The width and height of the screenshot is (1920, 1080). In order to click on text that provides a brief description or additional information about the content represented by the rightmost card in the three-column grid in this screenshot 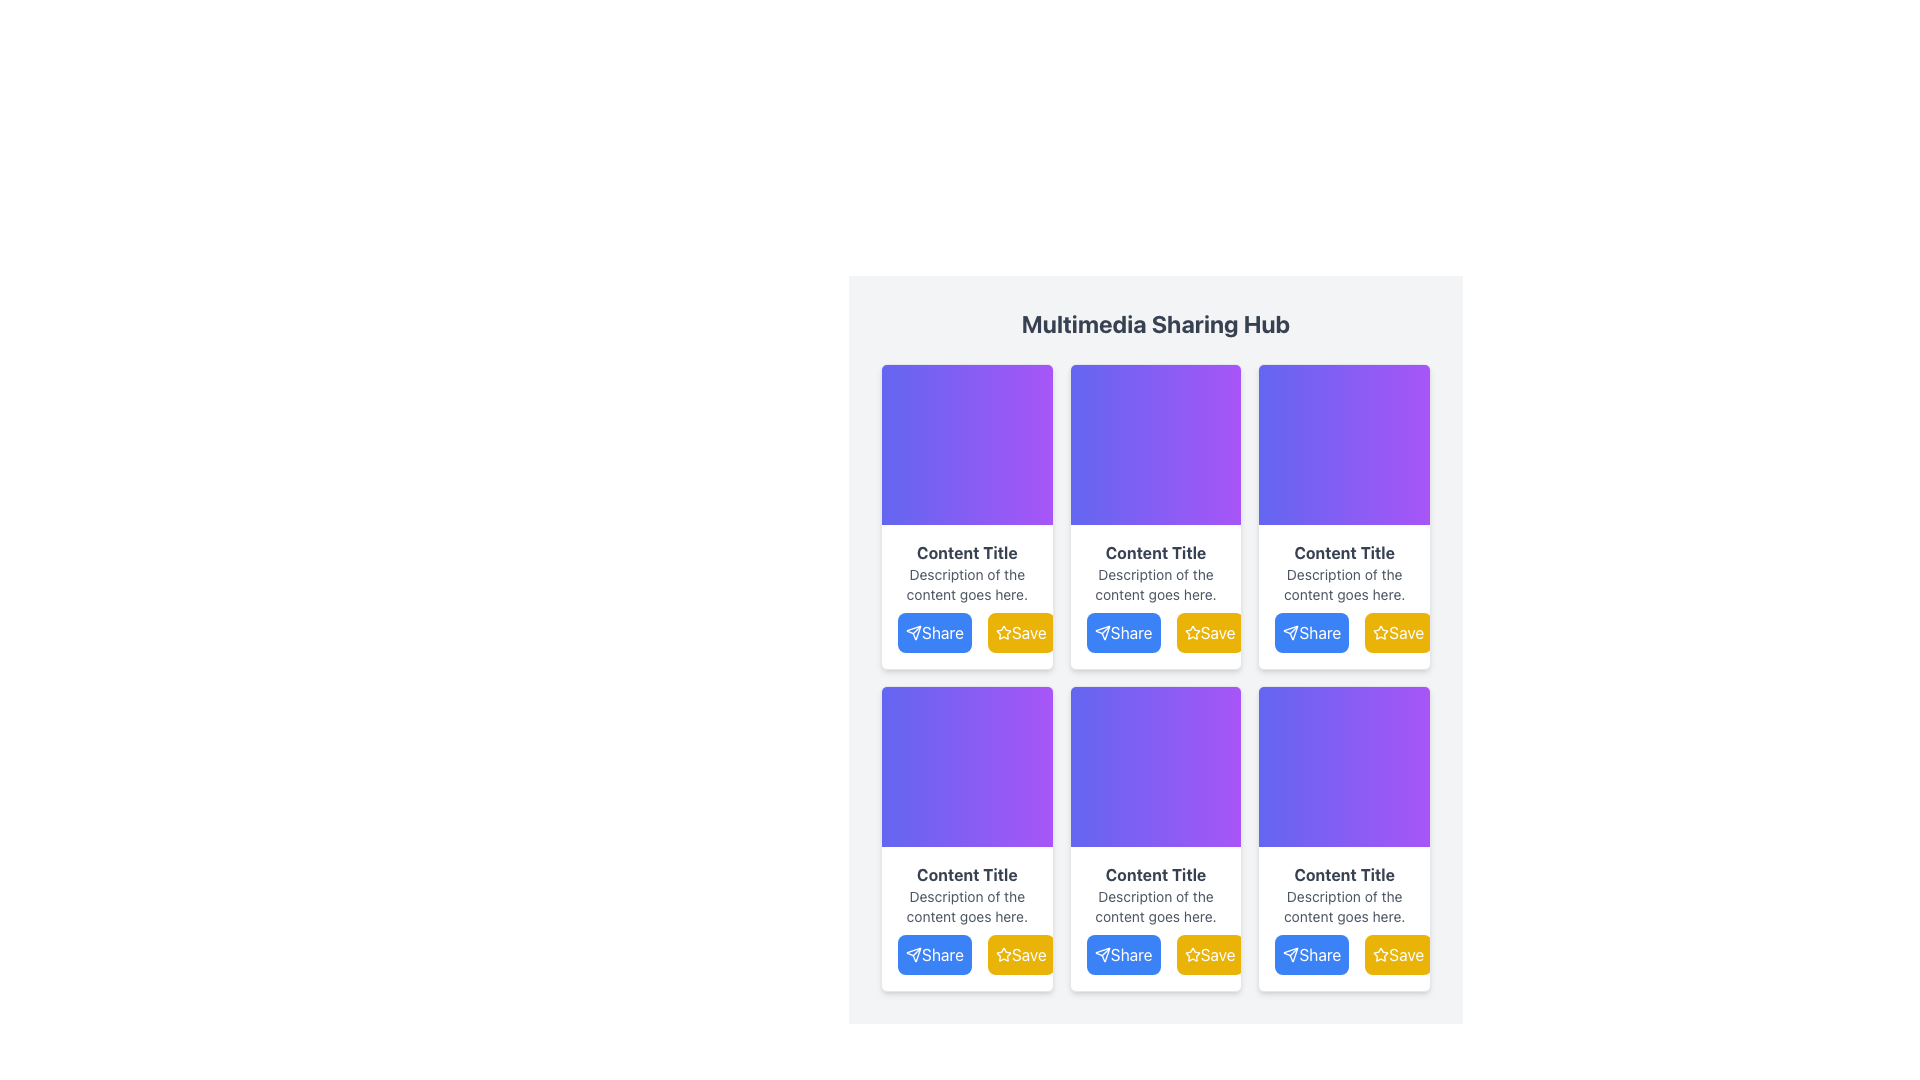, I will do `click(1344, 585)`.